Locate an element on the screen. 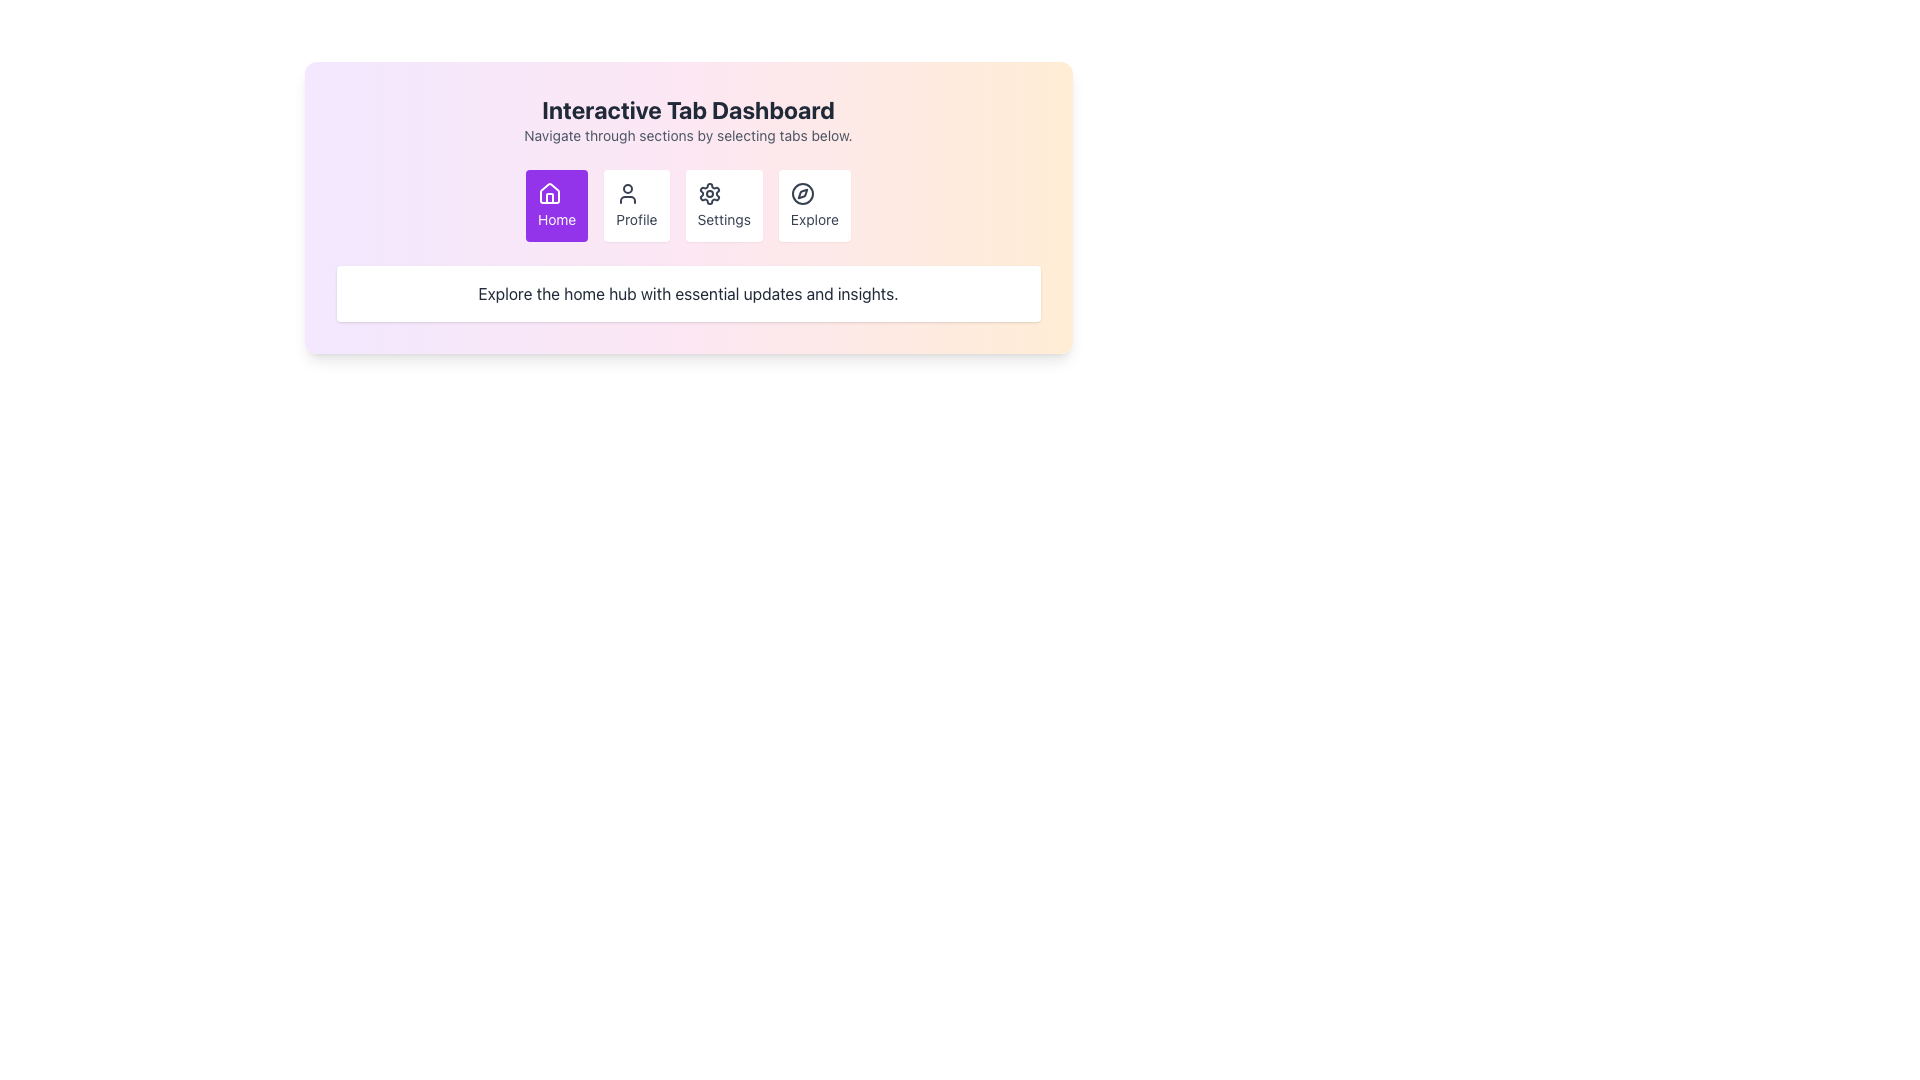  the 'Settings' label that describes the functionality of the 'Settings' button, positioned below the gear icon in the button set is located at coordinates (723, 219).